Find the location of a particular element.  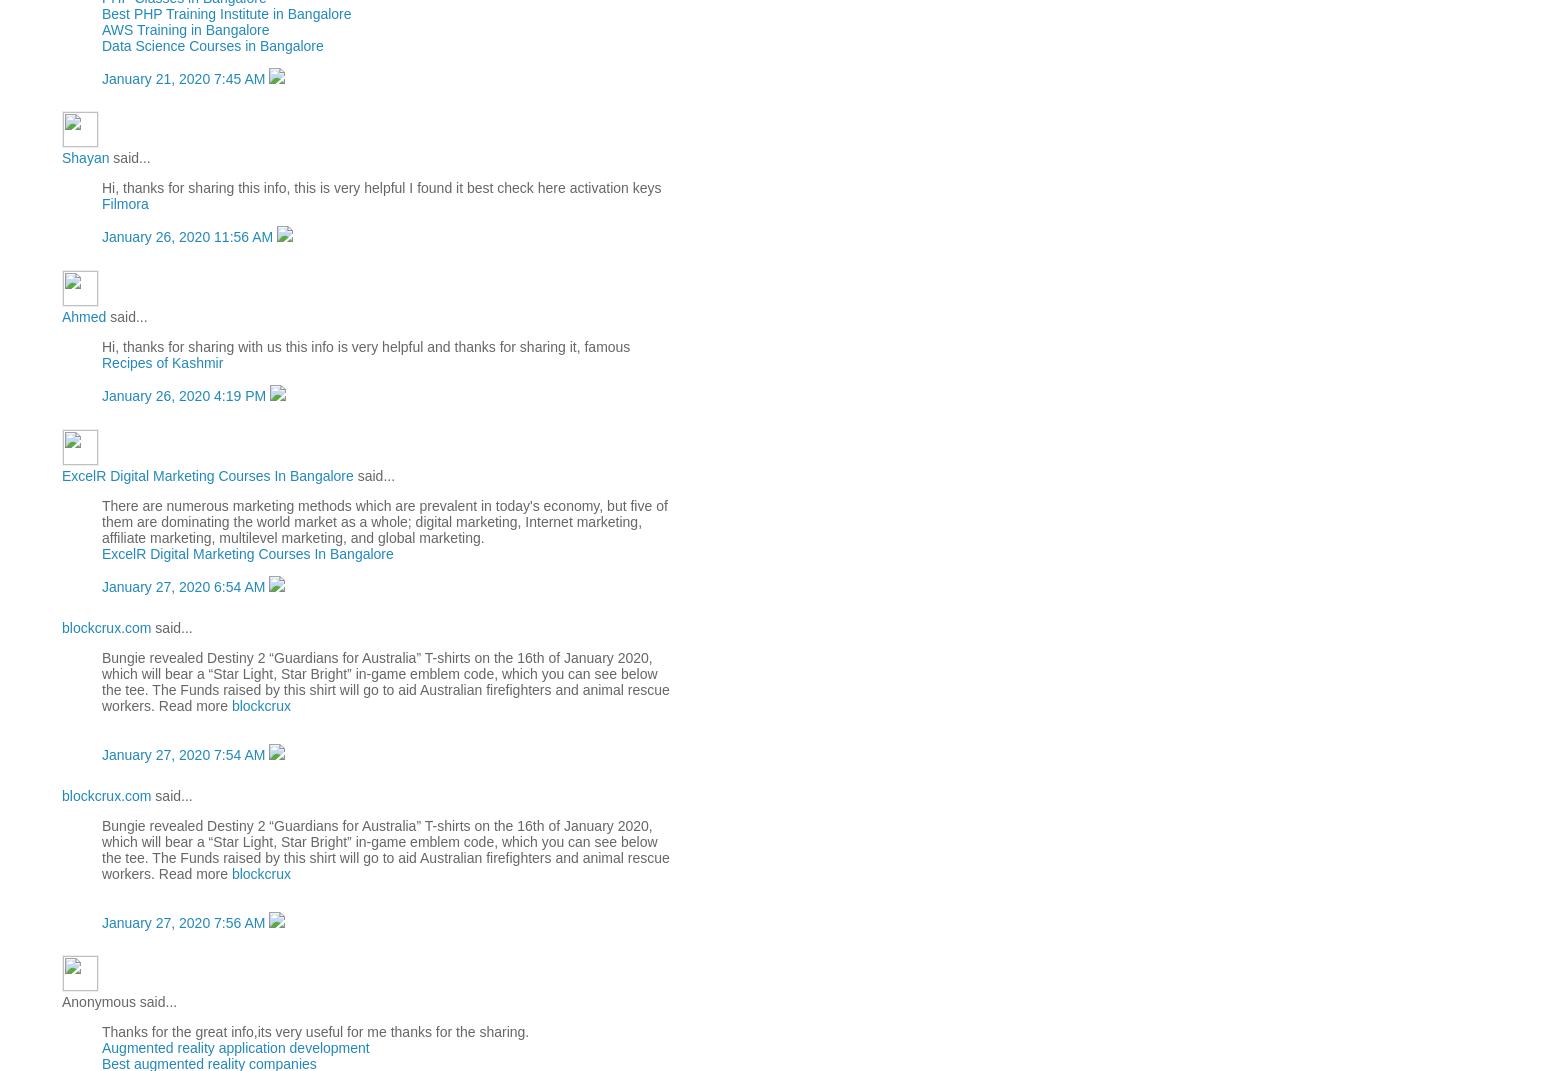

'Recipes of Kashmir' is located at coordinates (162, 361).